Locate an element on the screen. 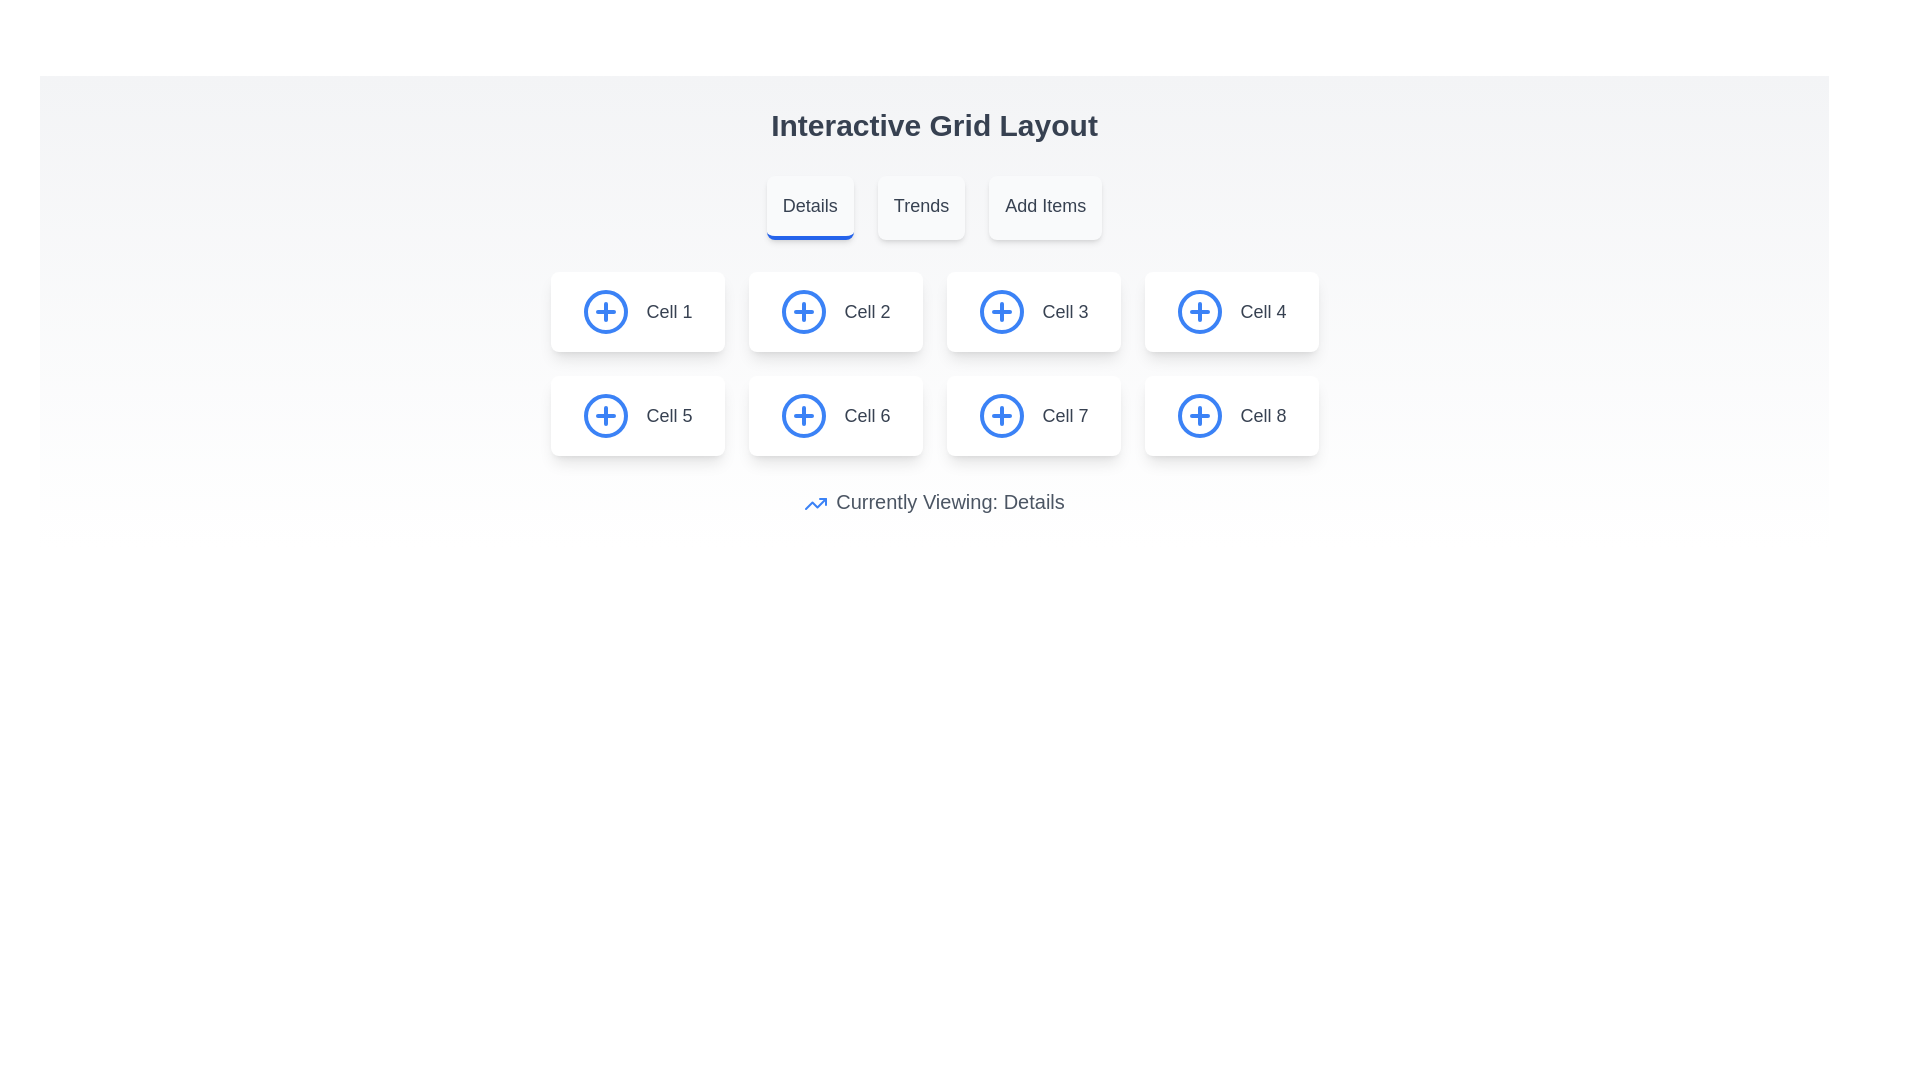 The height and width of the screenshot is (1080, 1920). the 'Trends' button, which is a medium-sized gray button with rounded corners, located between 'Details' and 'Add Items' buttons is located at coordinates (920, 208).